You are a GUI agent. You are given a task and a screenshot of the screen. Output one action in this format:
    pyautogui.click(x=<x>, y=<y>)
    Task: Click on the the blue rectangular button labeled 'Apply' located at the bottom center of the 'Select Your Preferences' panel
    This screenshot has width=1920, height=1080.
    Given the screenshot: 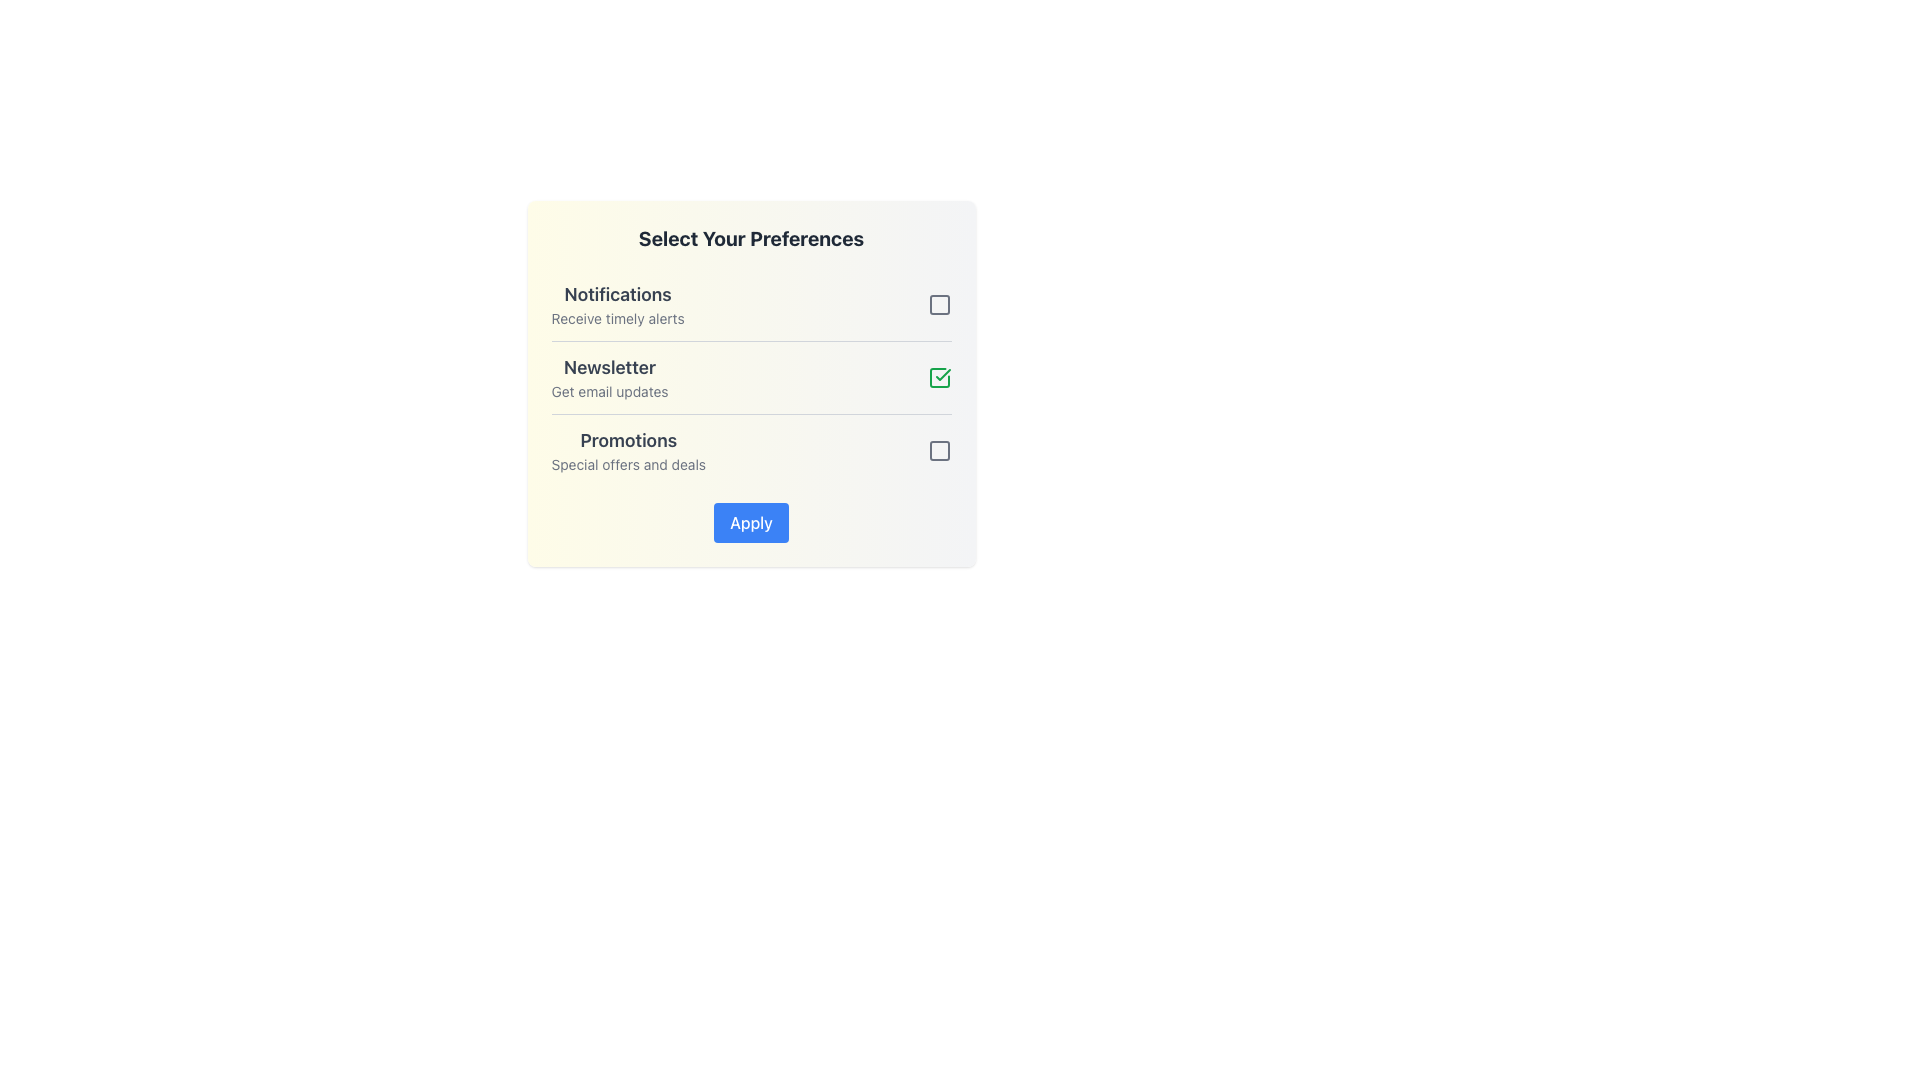 What is the action you would take?
    pyautogui.click(x=750, y=522)
    